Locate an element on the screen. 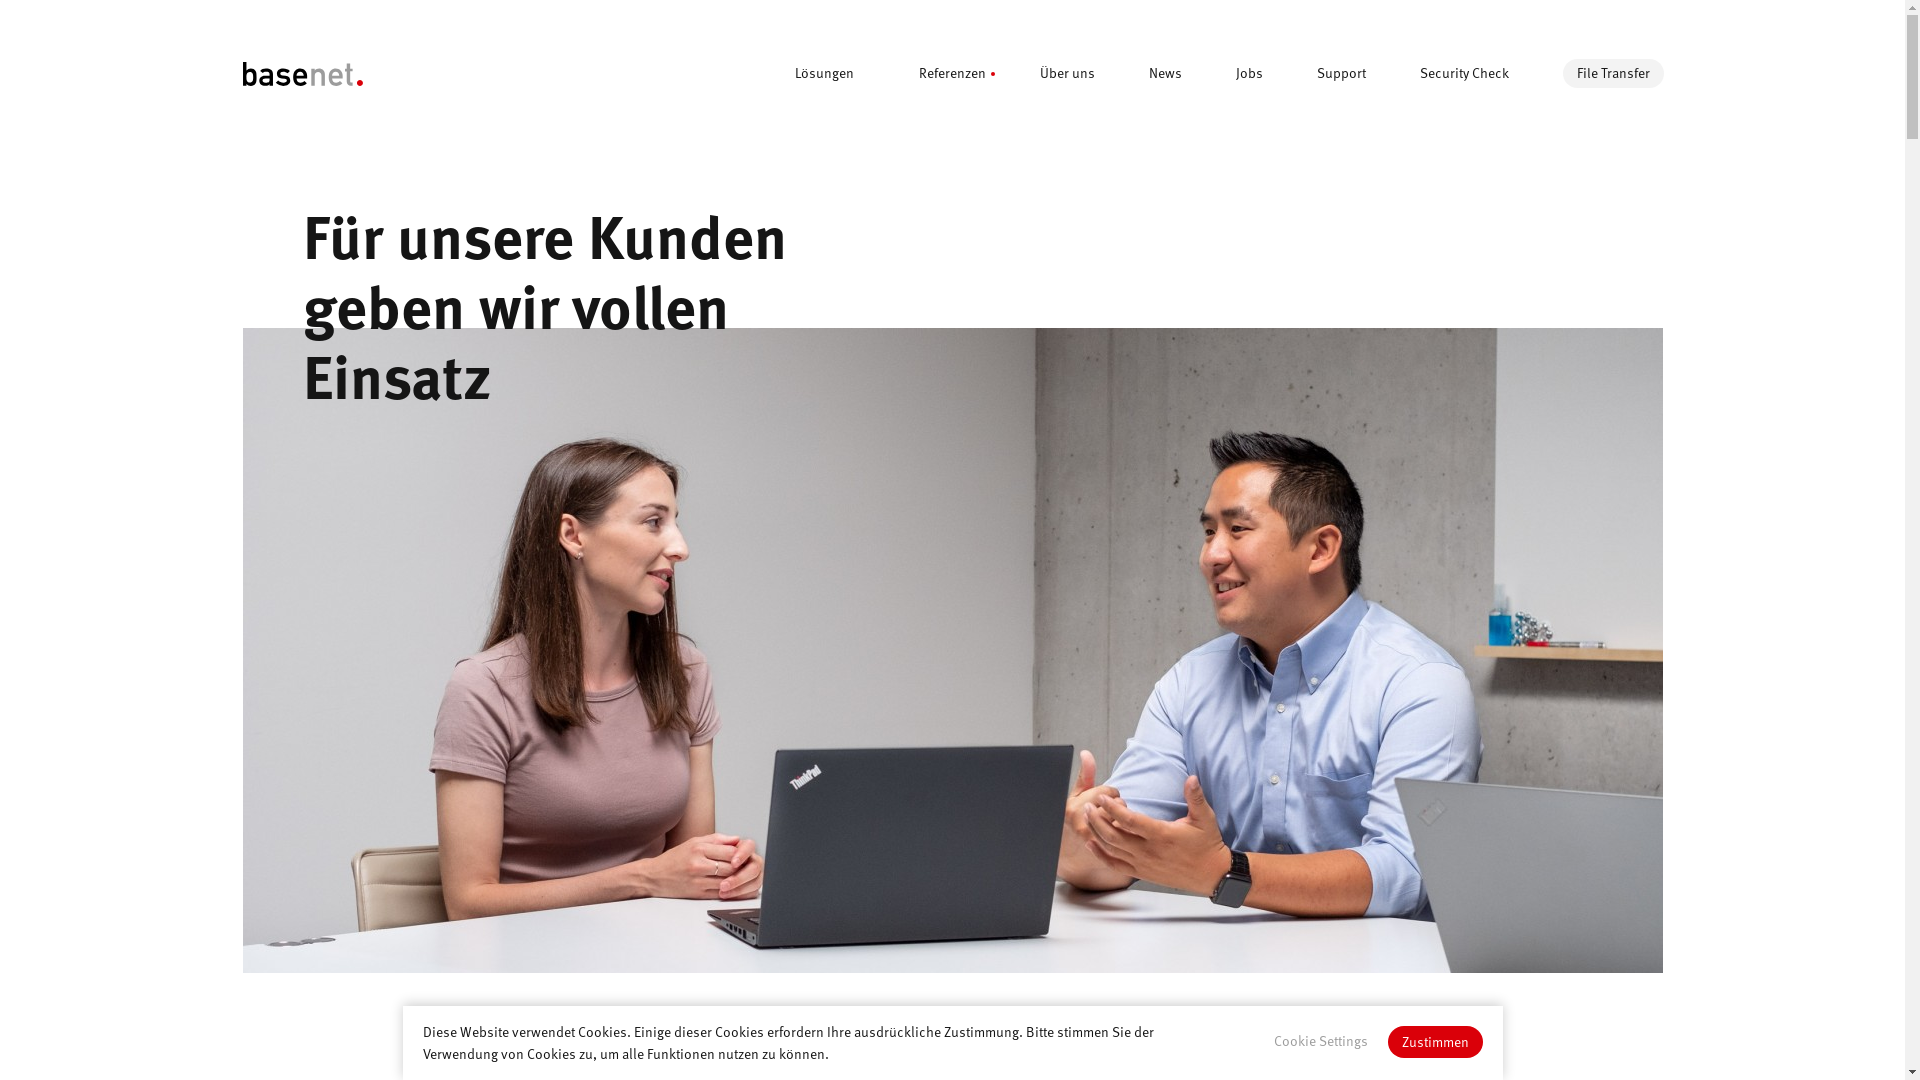  'File Transfer' is located at coordinates (1612, 72).